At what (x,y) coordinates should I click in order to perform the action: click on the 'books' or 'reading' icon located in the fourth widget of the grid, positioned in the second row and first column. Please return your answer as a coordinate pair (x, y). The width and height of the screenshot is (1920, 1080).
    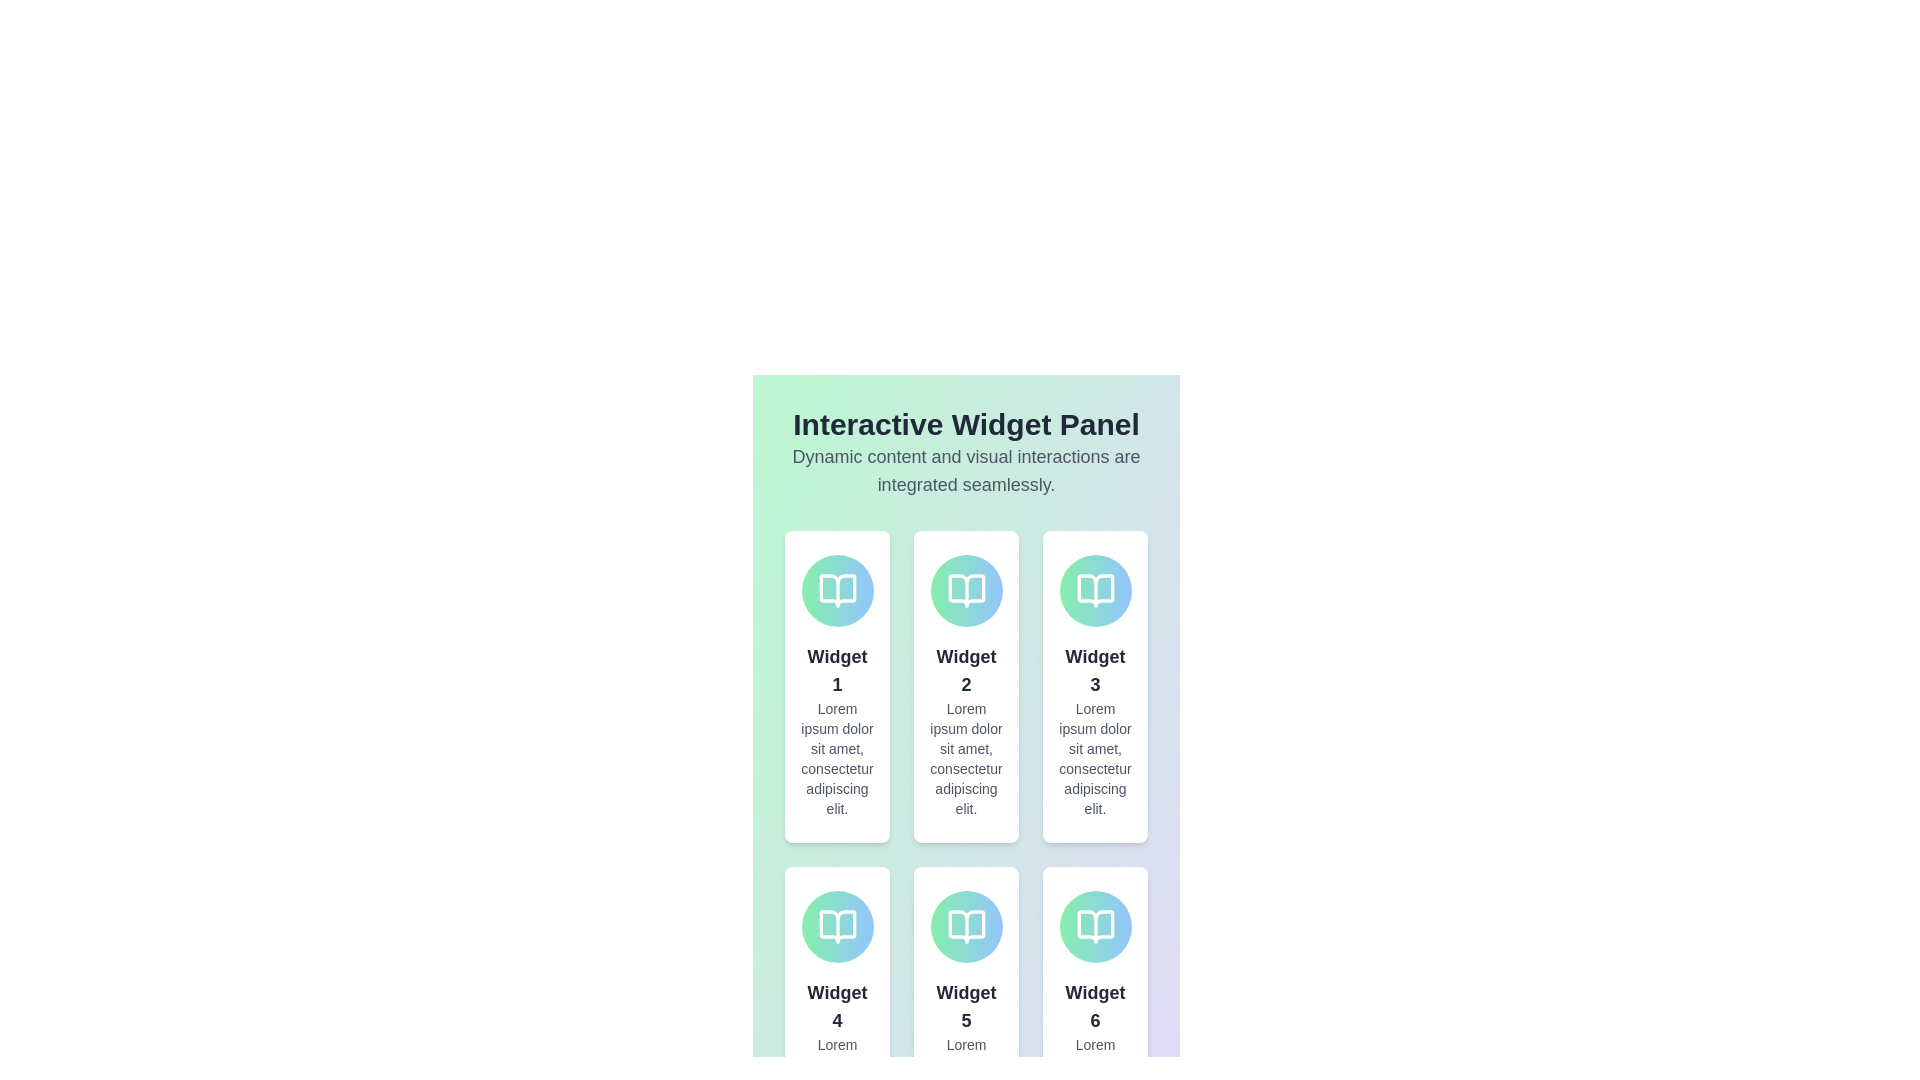
    Looking at the image, I should click on (837, 926).